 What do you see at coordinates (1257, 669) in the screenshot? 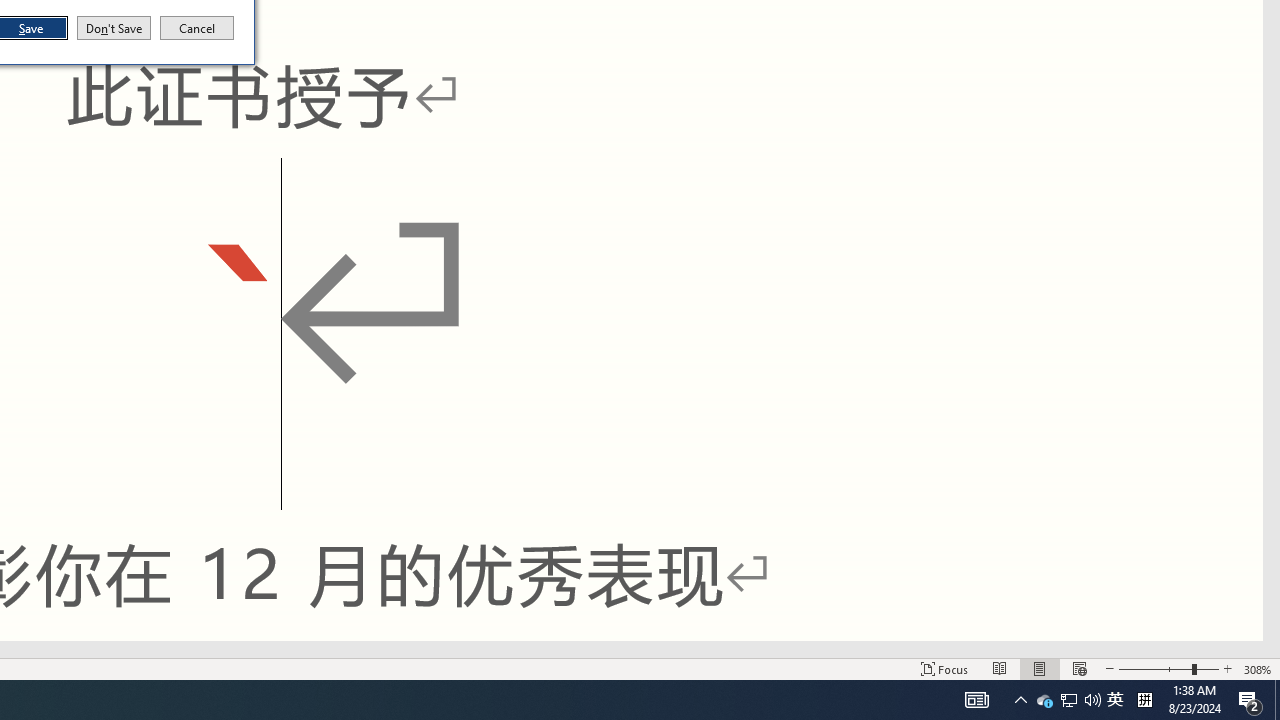
I see `'Zoom 308%'` at bounding box center [1257, 669].